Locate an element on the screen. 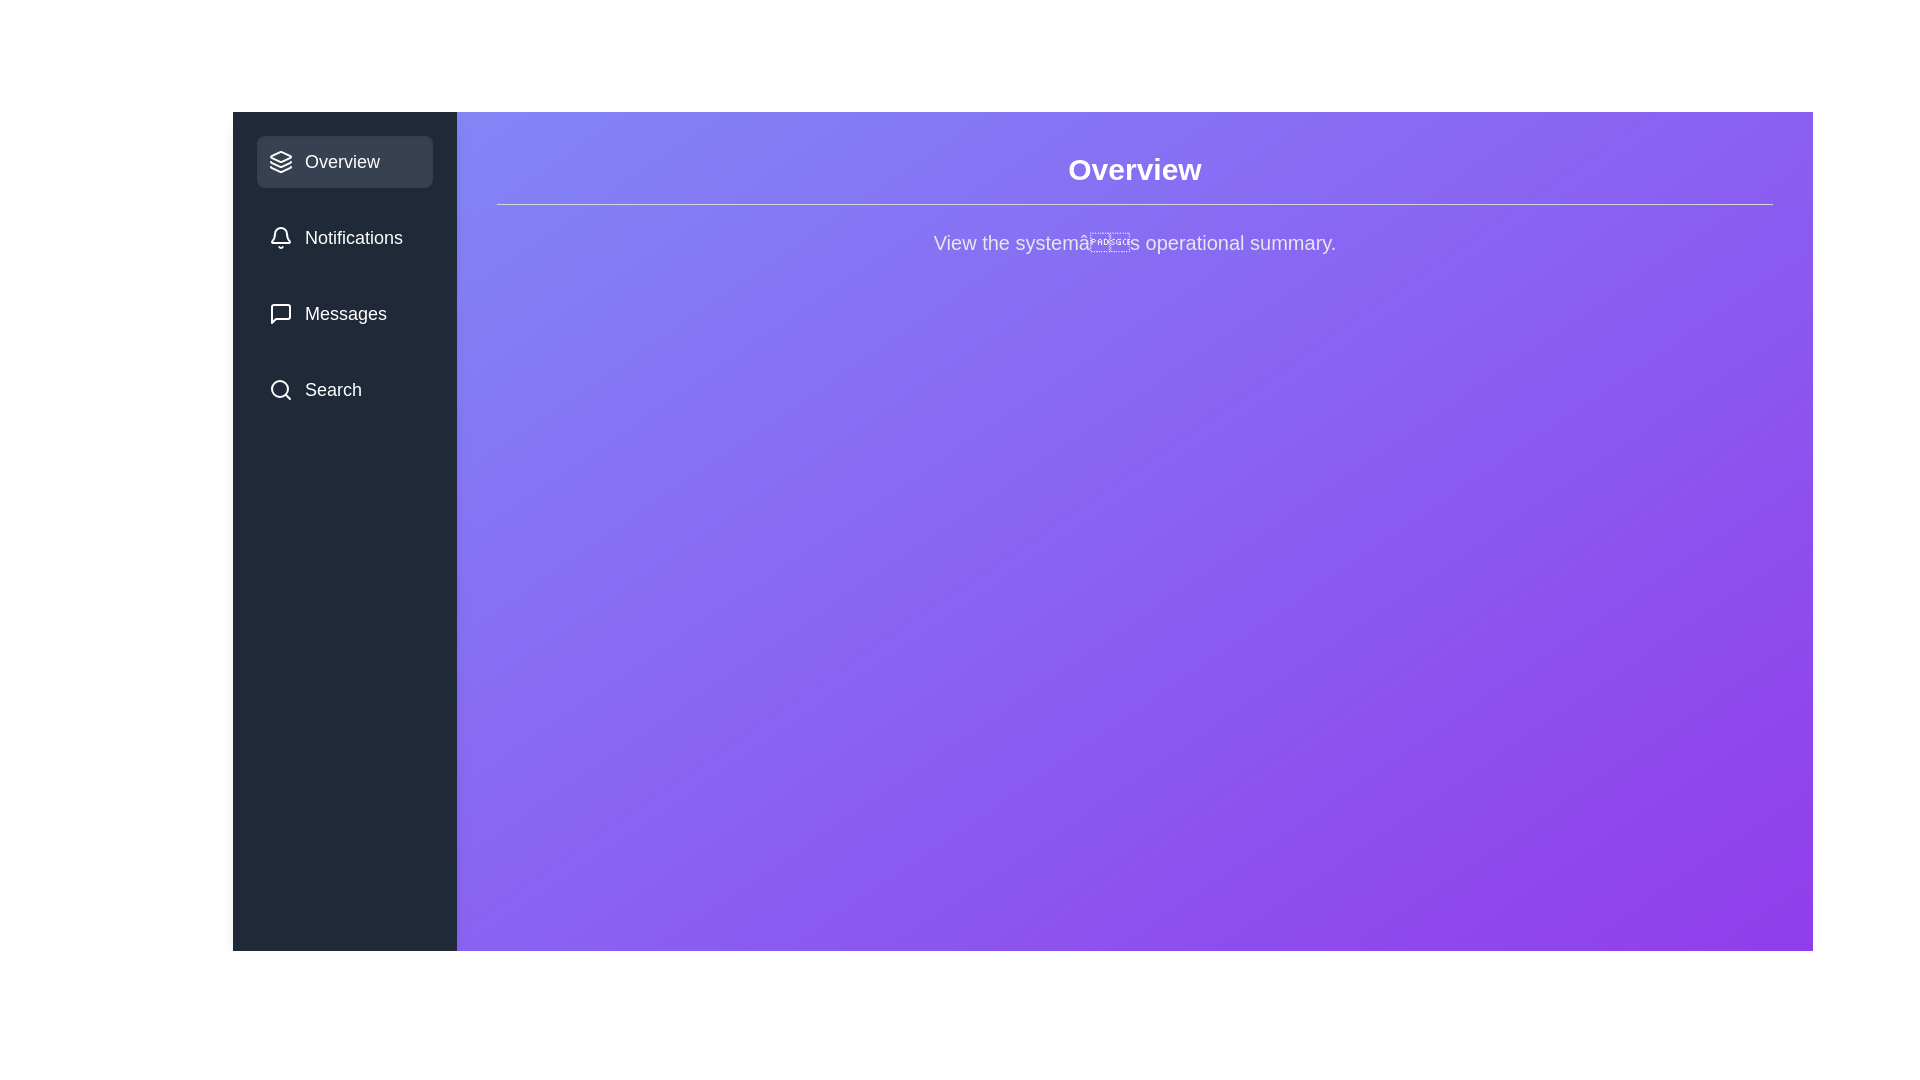  the Notifications tab in the menu is located at coordinates (345, 237).